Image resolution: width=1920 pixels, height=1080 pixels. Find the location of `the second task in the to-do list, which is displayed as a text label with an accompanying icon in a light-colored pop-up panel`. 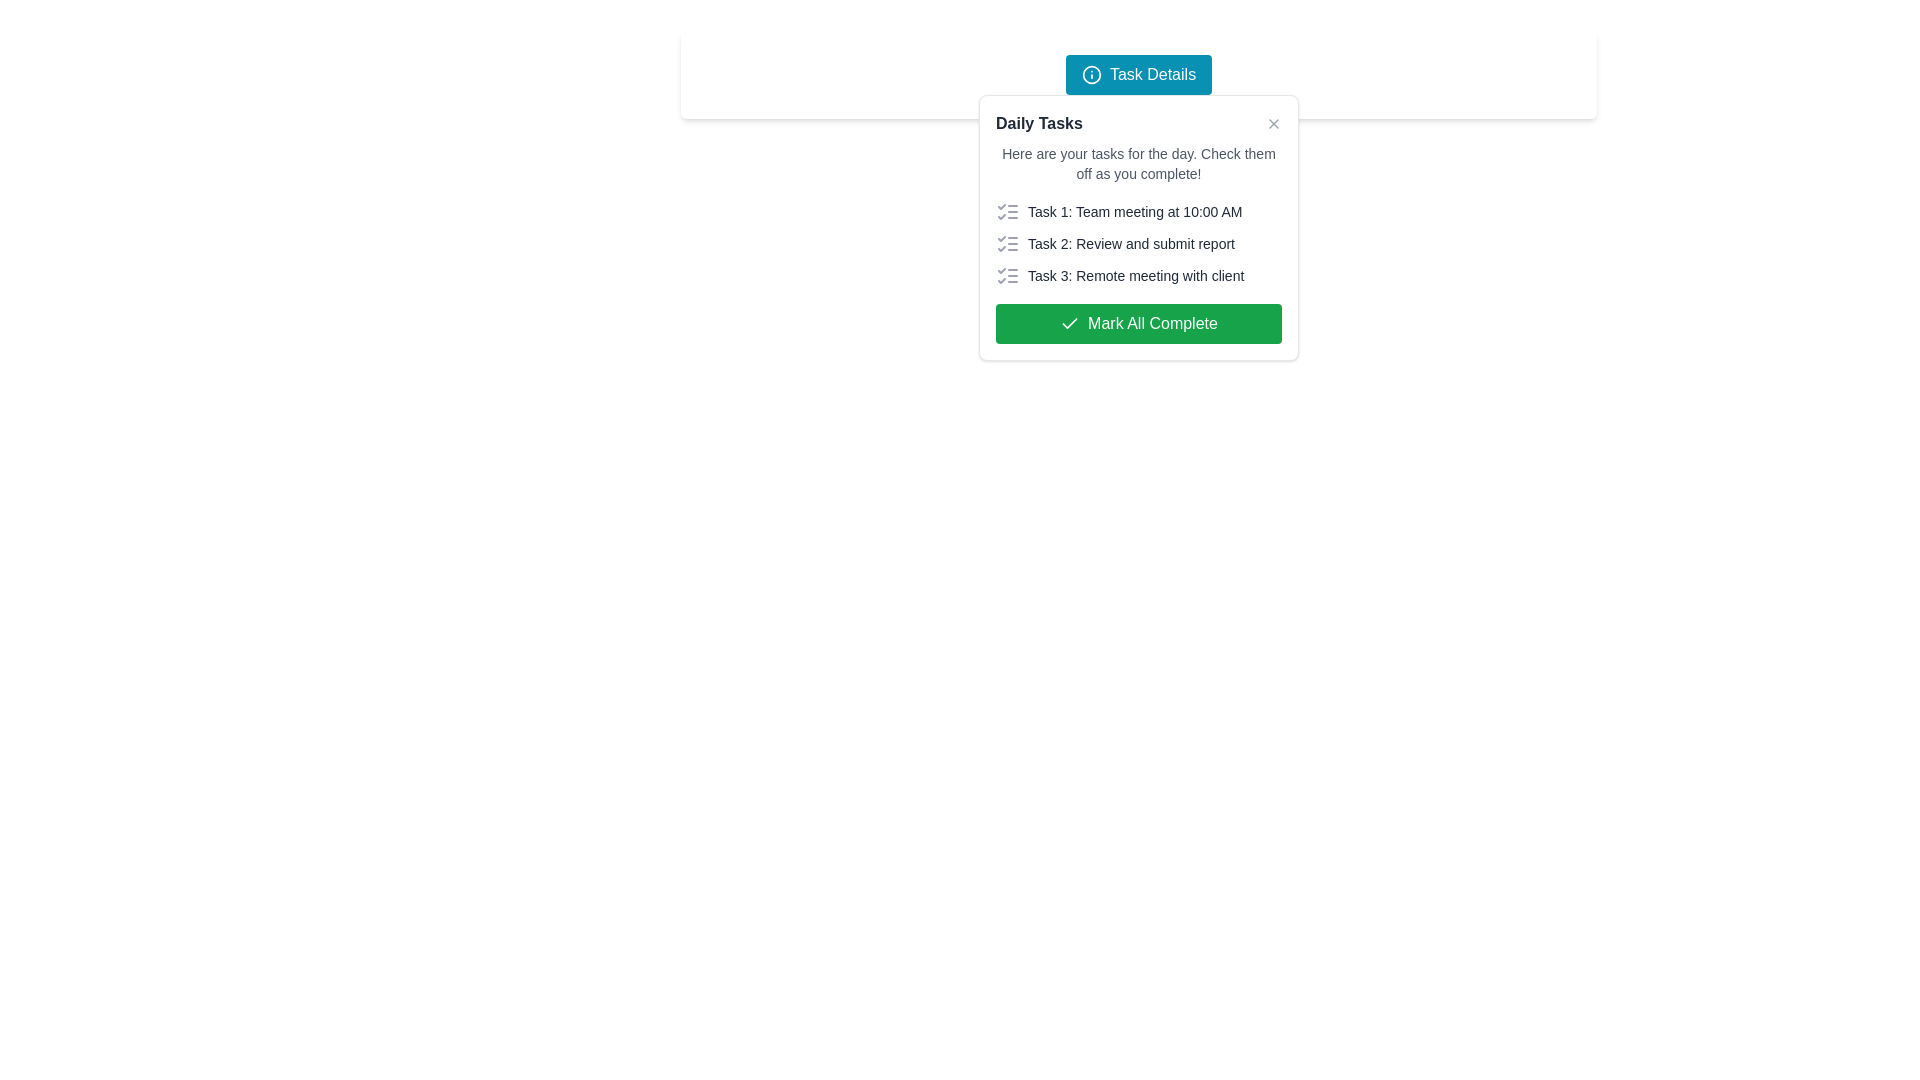

the second task in the to-do list, which is displayed as a text label with an accompanying icon in a light-colored pop-up panel is located at coordinates (1138, 242).